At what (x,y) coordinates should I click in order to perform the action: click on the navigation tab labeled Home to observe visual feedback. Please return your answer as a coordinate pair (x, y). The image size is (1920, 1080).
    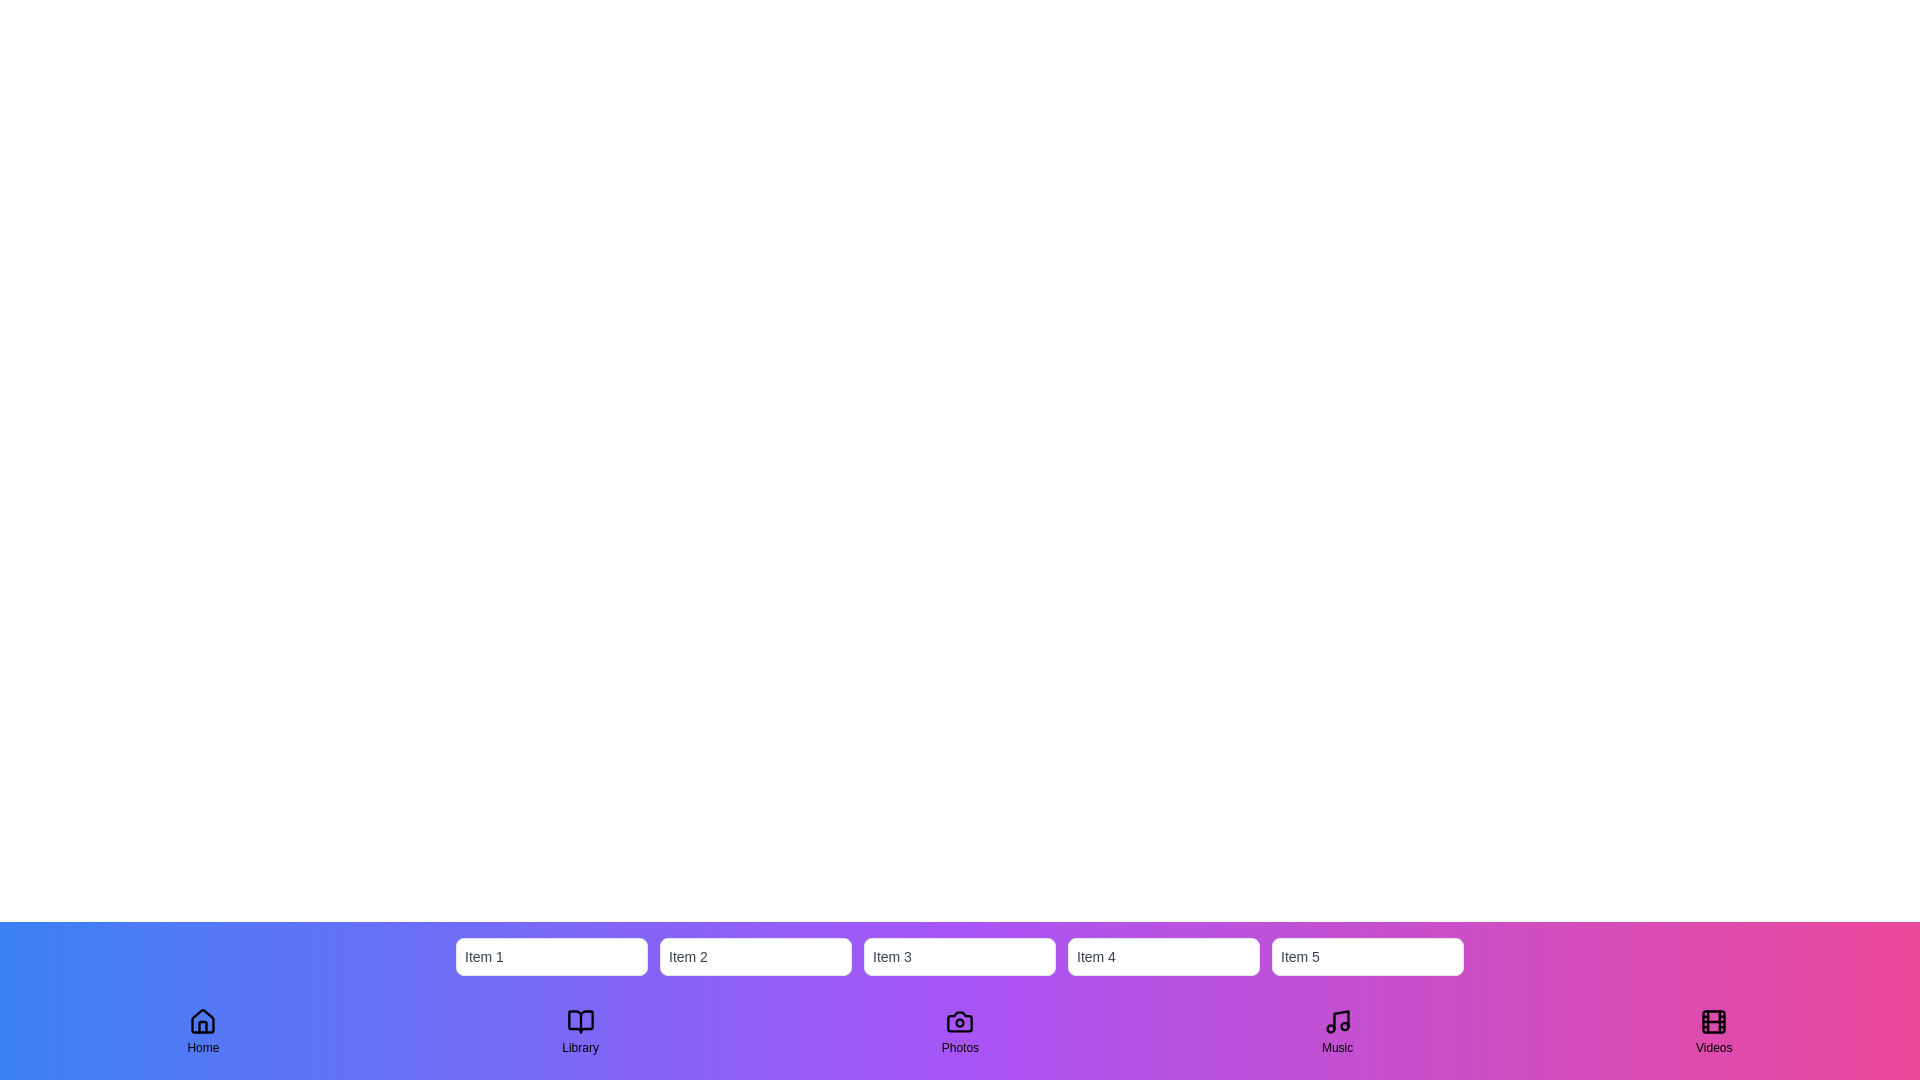
    Looking at the image, I should click on (203, 1032).